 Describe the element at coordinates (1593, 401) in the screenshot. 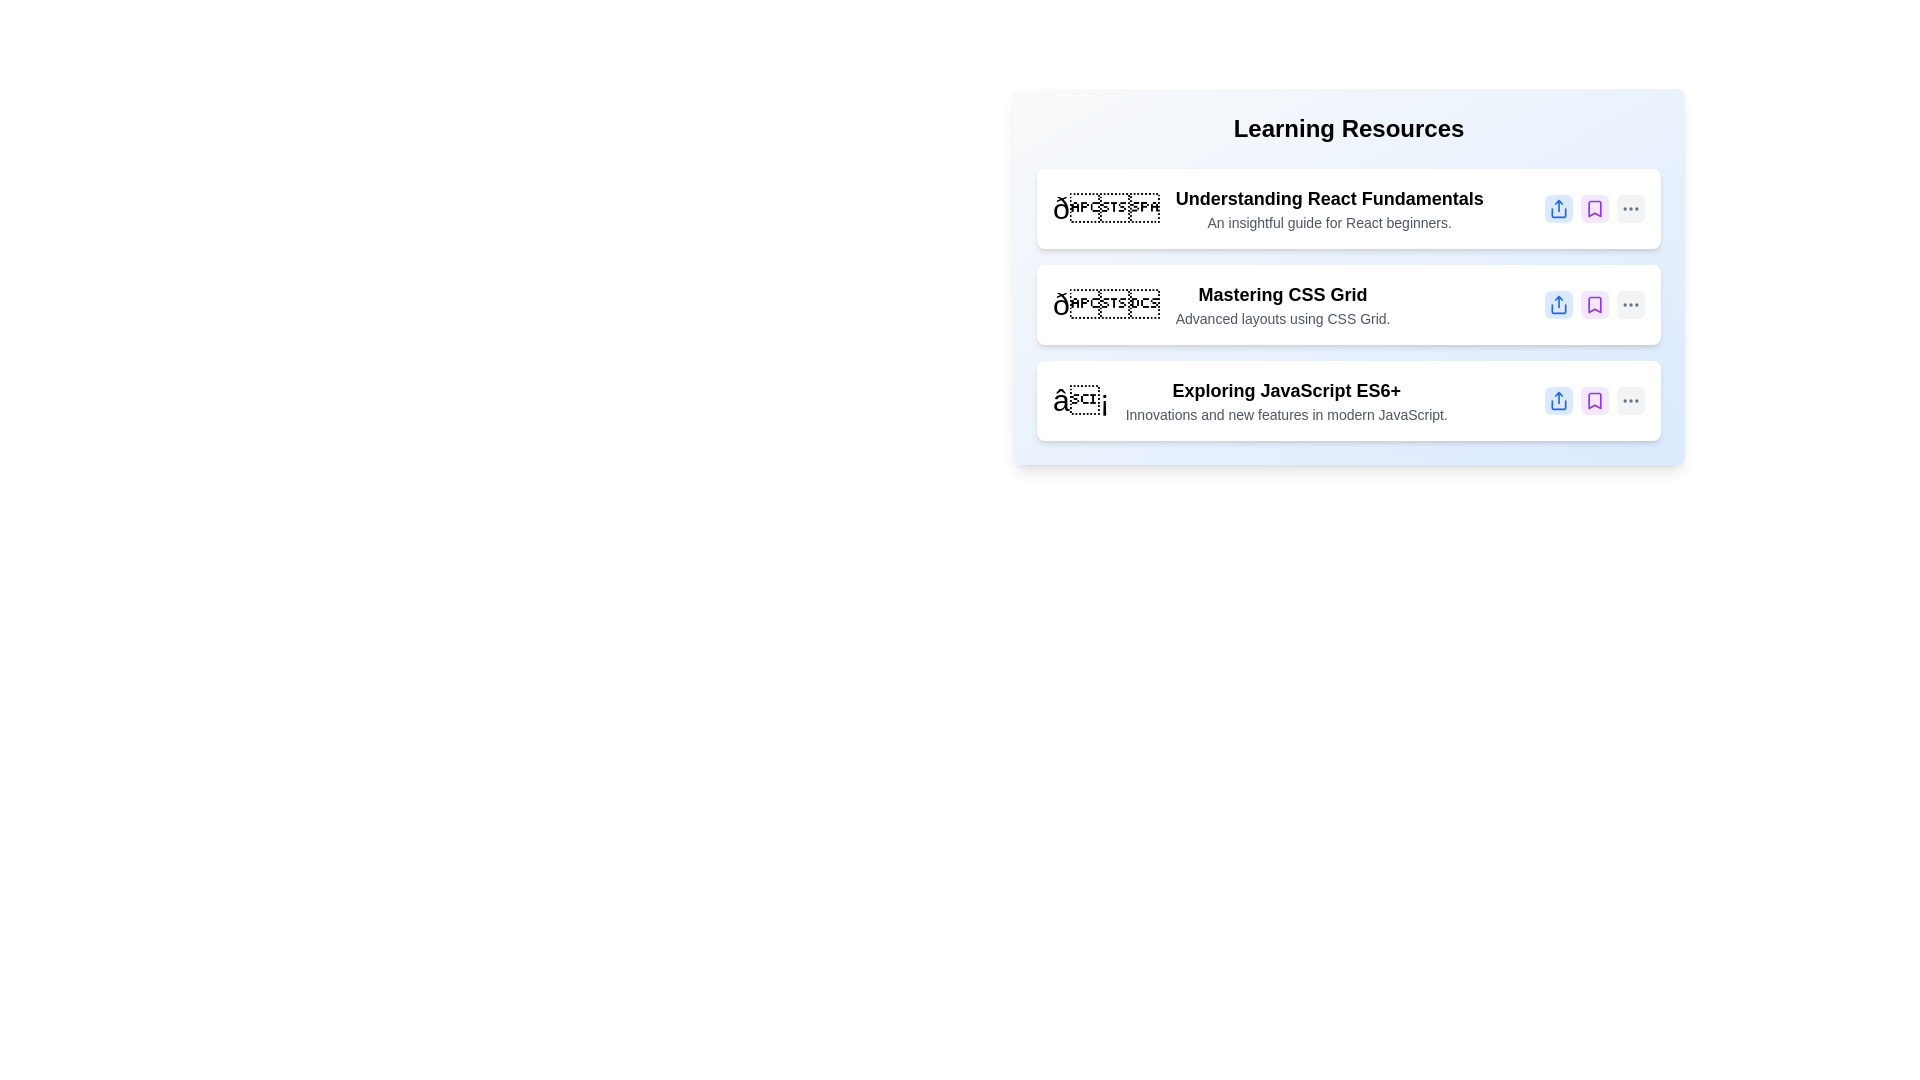

I see `bookmark button for the item titled 'Exploring JavaScript ES6+'` at that location.